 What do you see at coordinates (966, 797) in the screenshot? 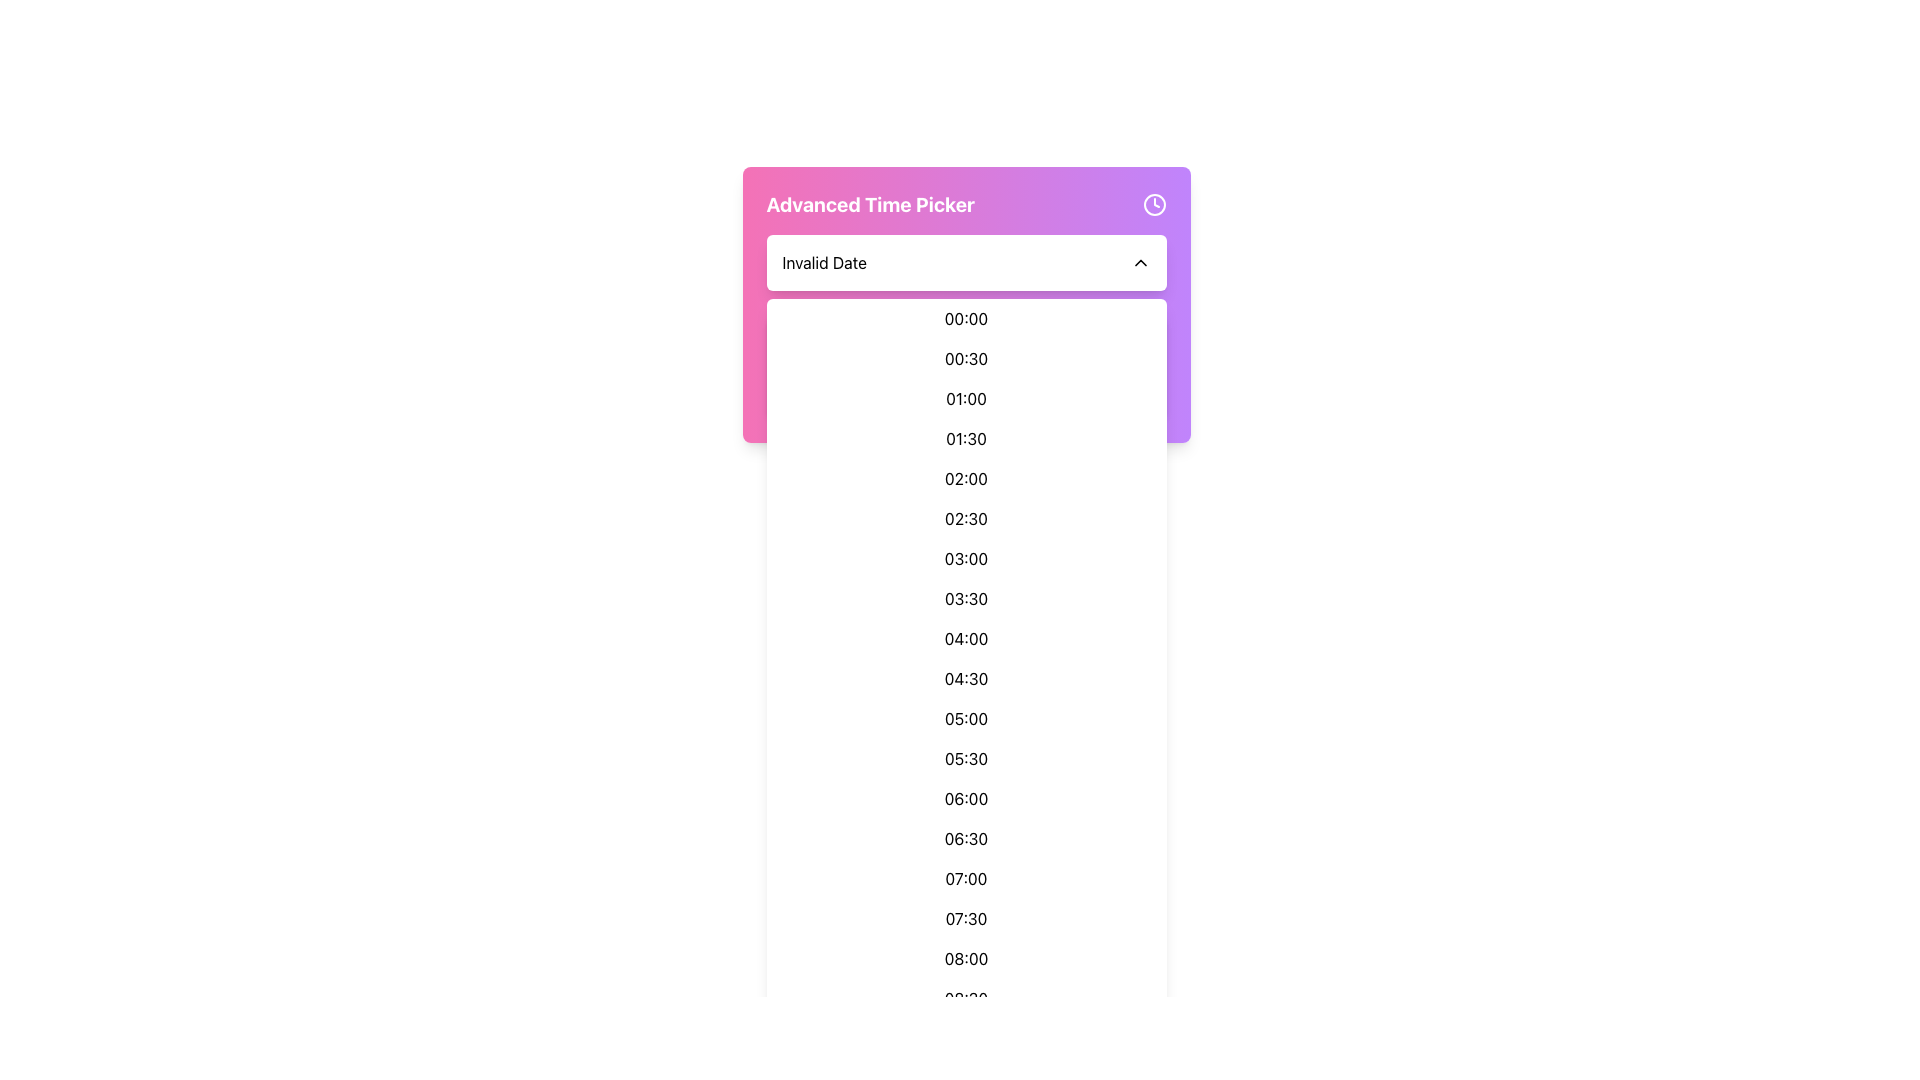
I see `to select the time '06:00' from the dropdown menu list of time options` at bounding box center [966, 797].